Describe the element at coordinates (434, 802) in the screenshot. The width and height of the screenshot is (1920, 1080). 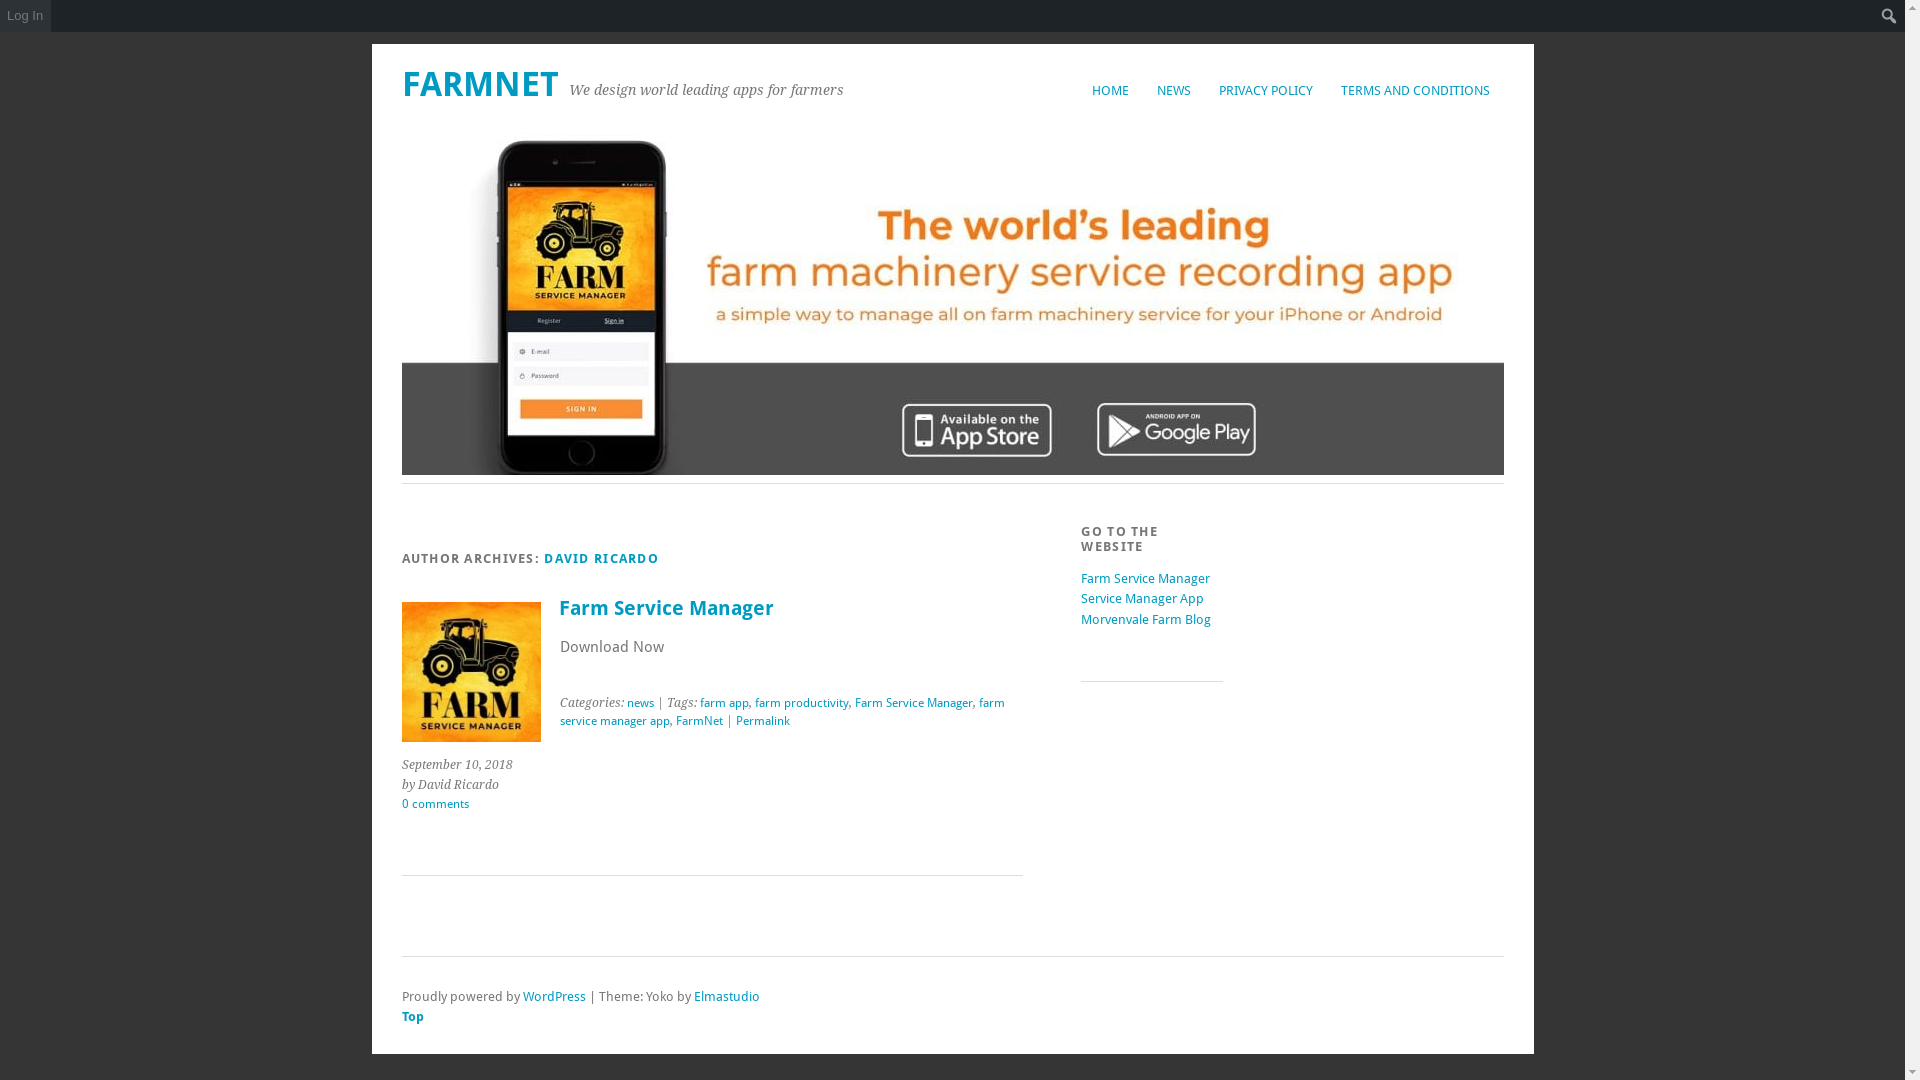
I see `'0 comments'` at that location.